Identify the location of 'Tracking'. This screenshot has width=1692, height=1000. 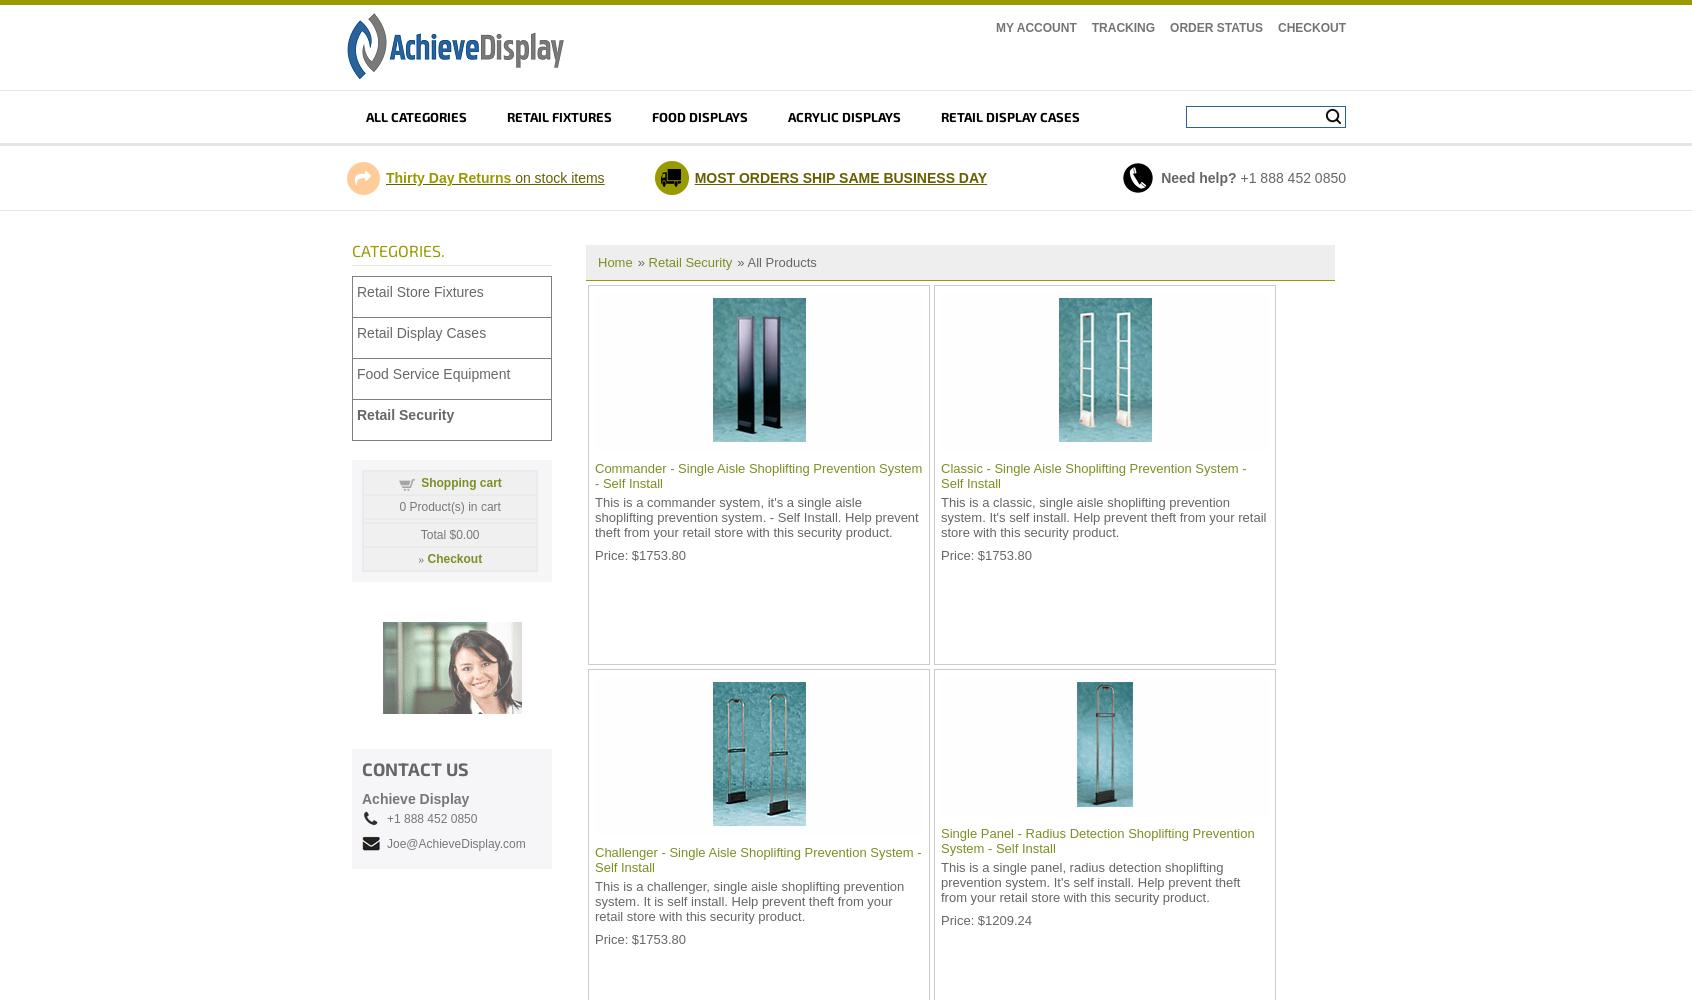
(1122, 28).